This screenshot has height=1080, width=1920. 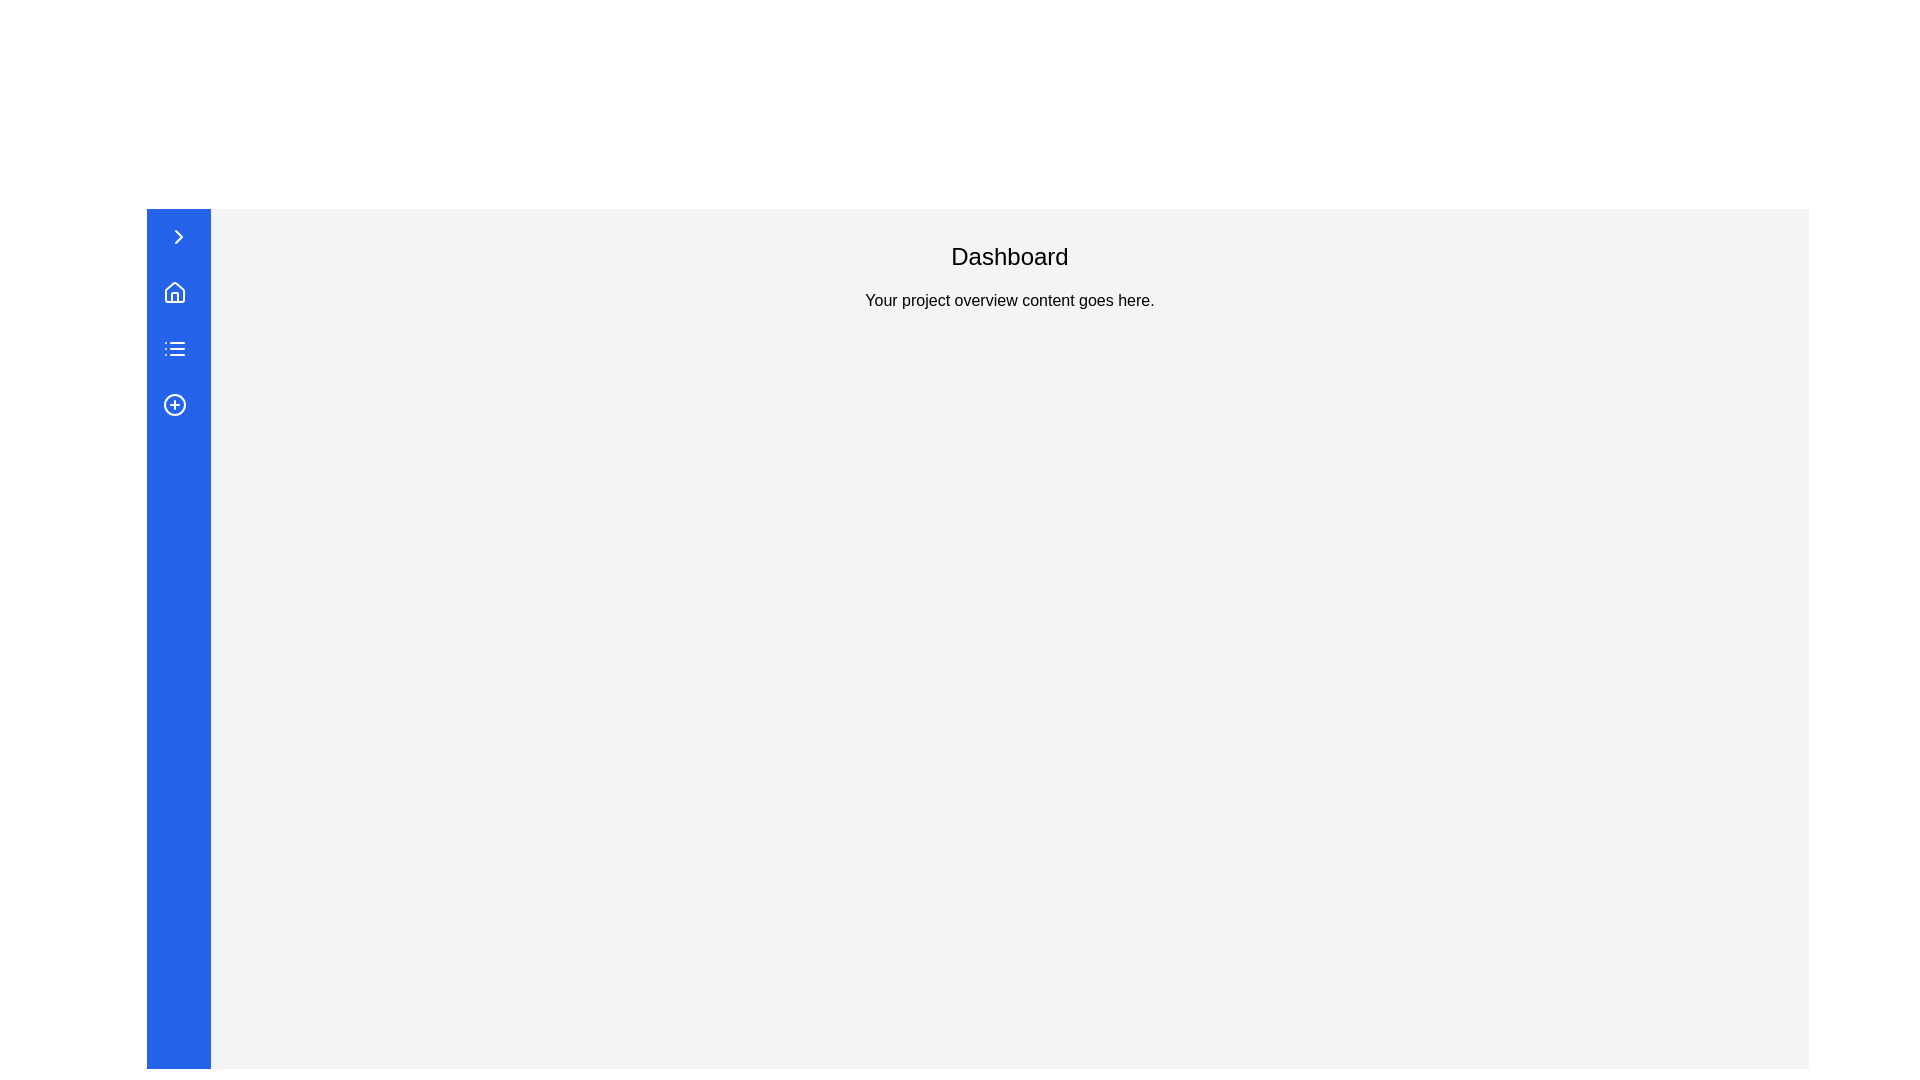 I want to click on the 'Projects' menu item in the sidebar, so click(x=178, y=347).